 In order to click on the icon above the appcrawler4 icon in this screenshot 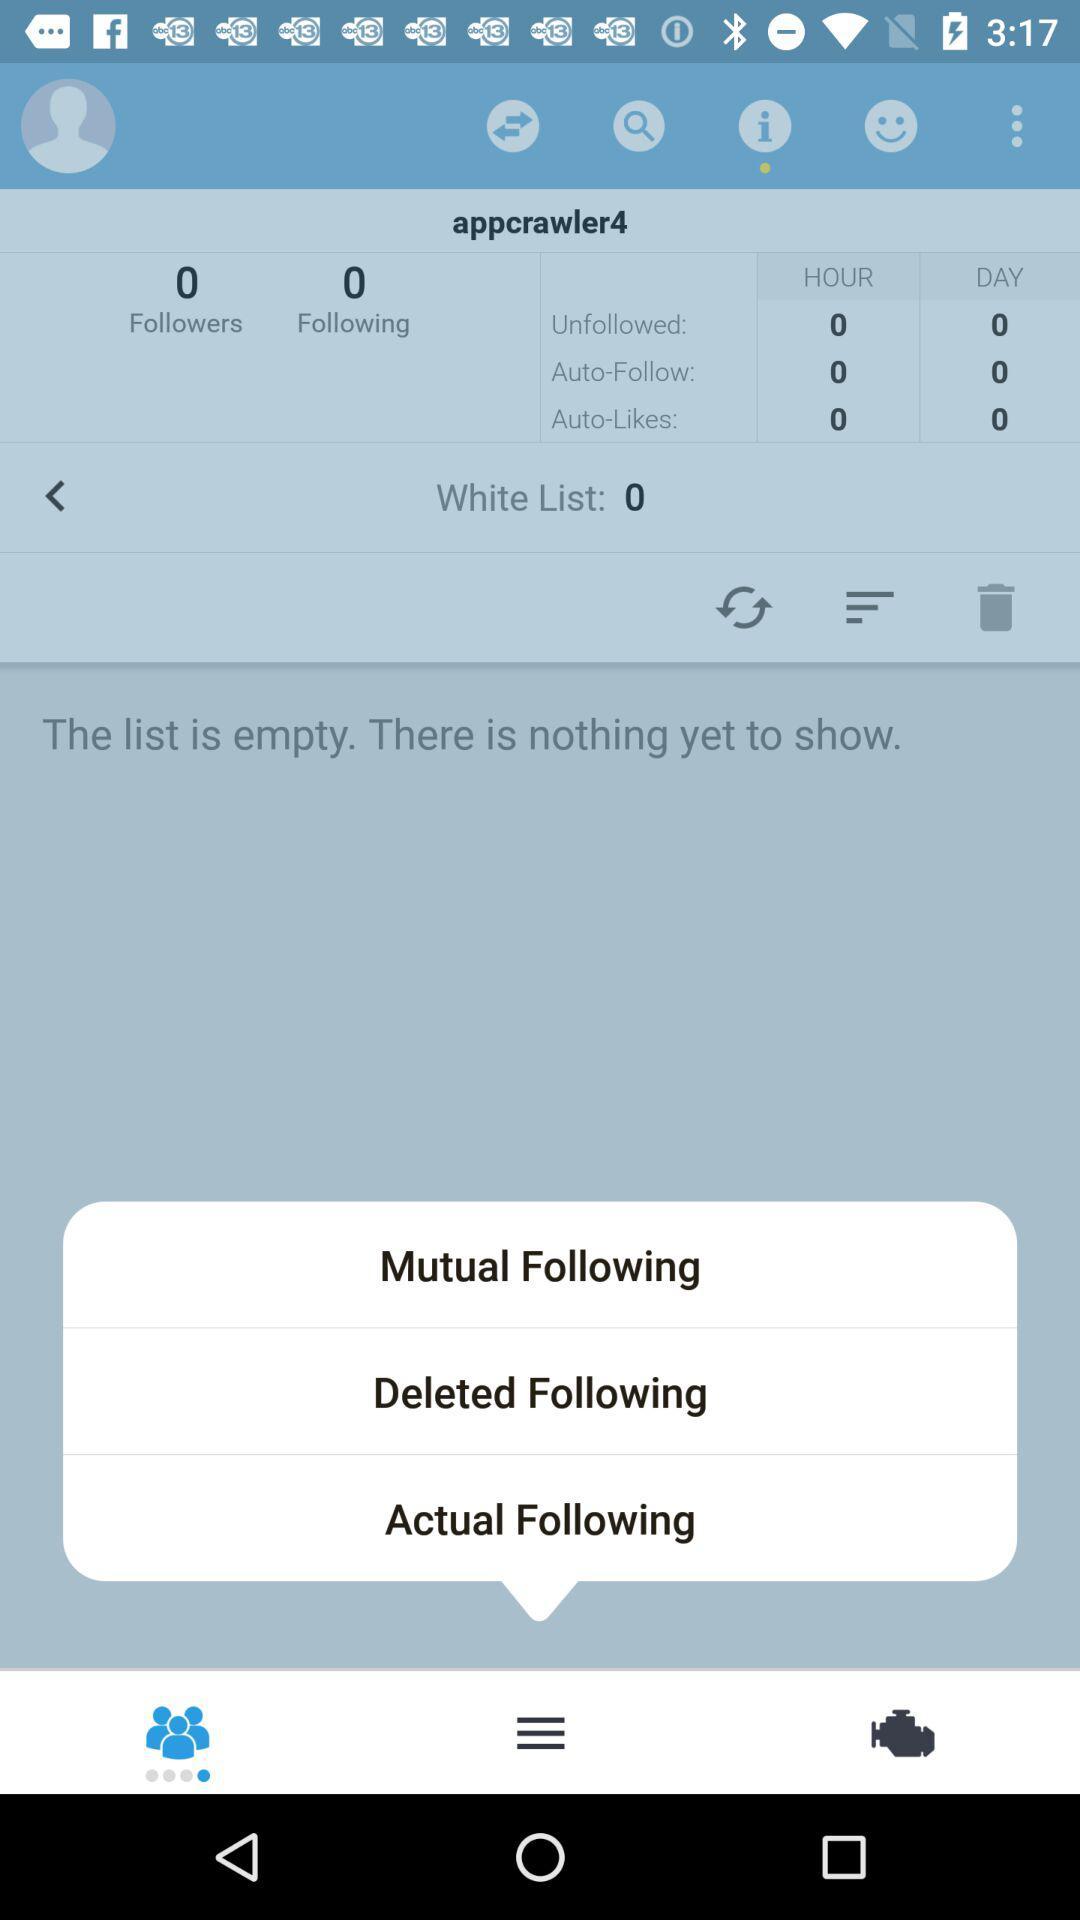, I will do `click(639, 124)`.